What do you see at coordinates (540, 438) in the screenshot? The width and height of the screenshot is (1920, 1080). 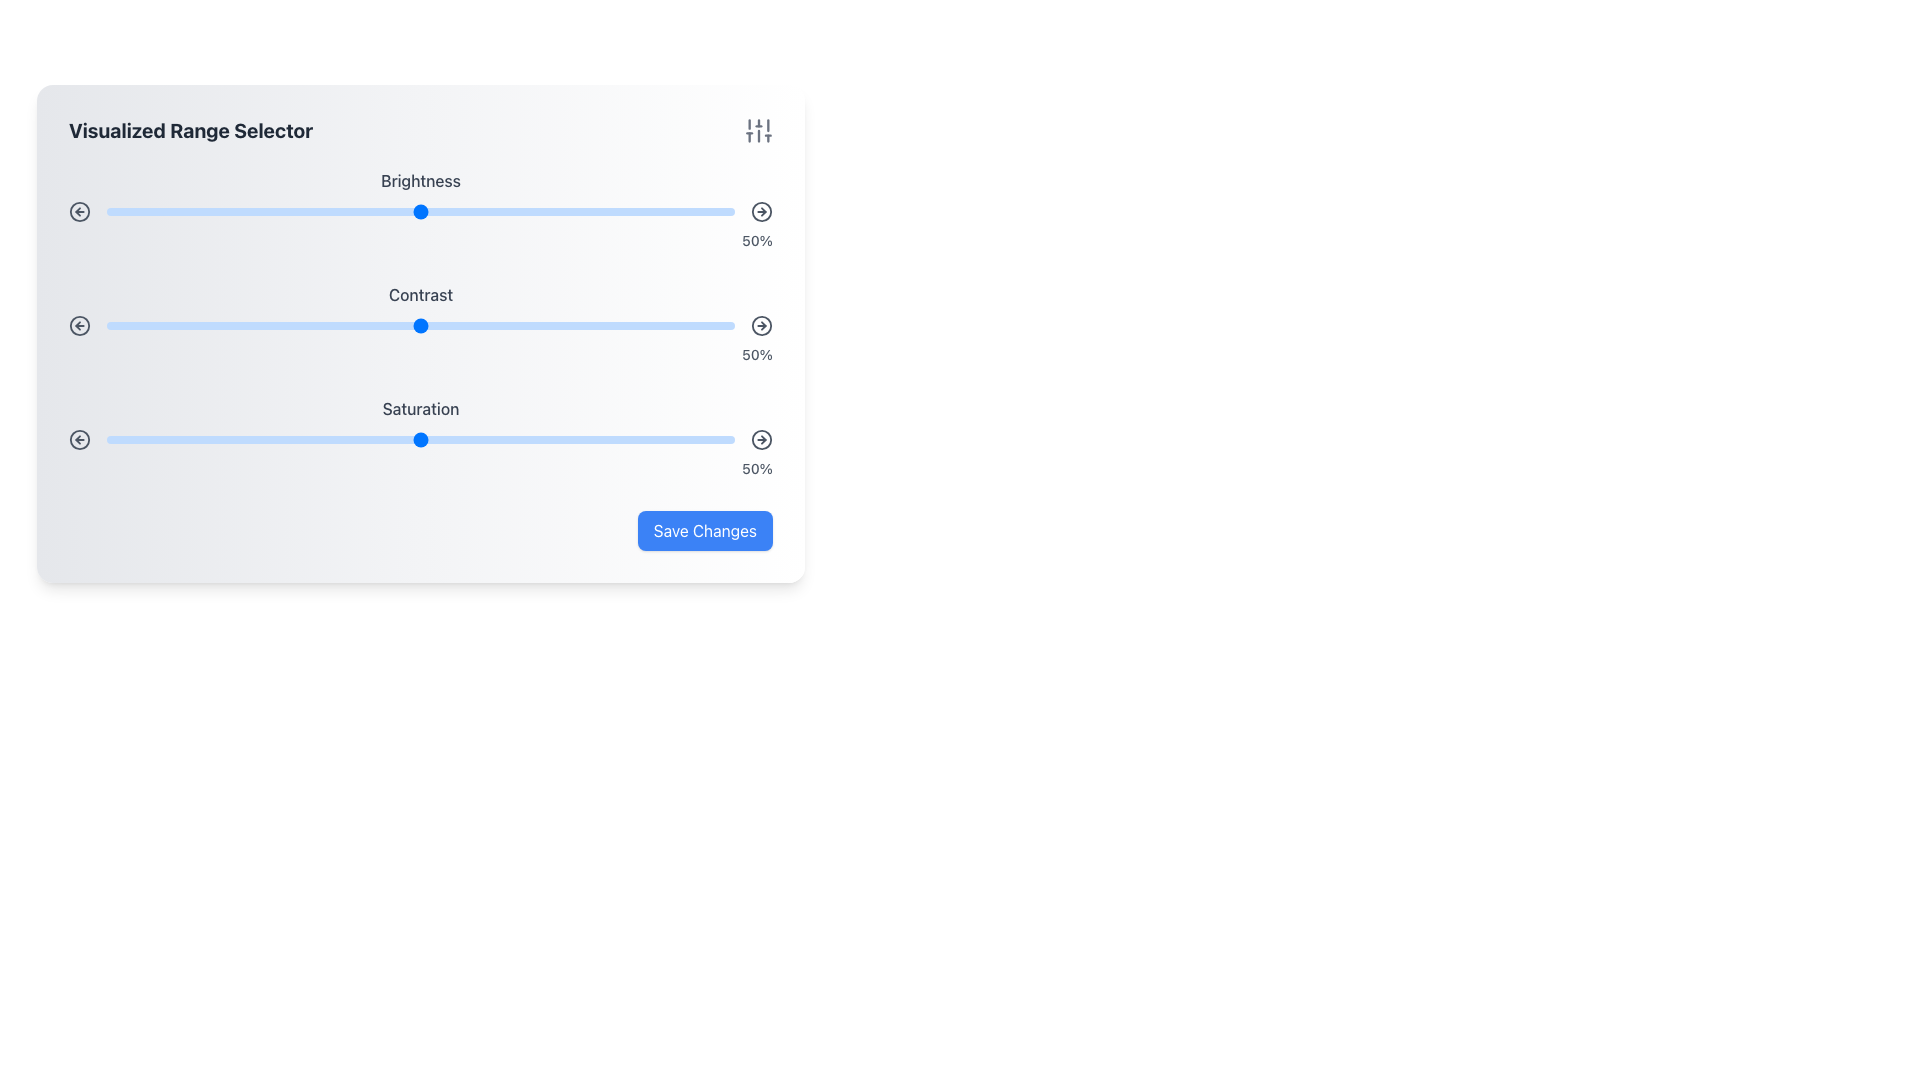 I see `the saturation level` at bounding box center [540, 438].